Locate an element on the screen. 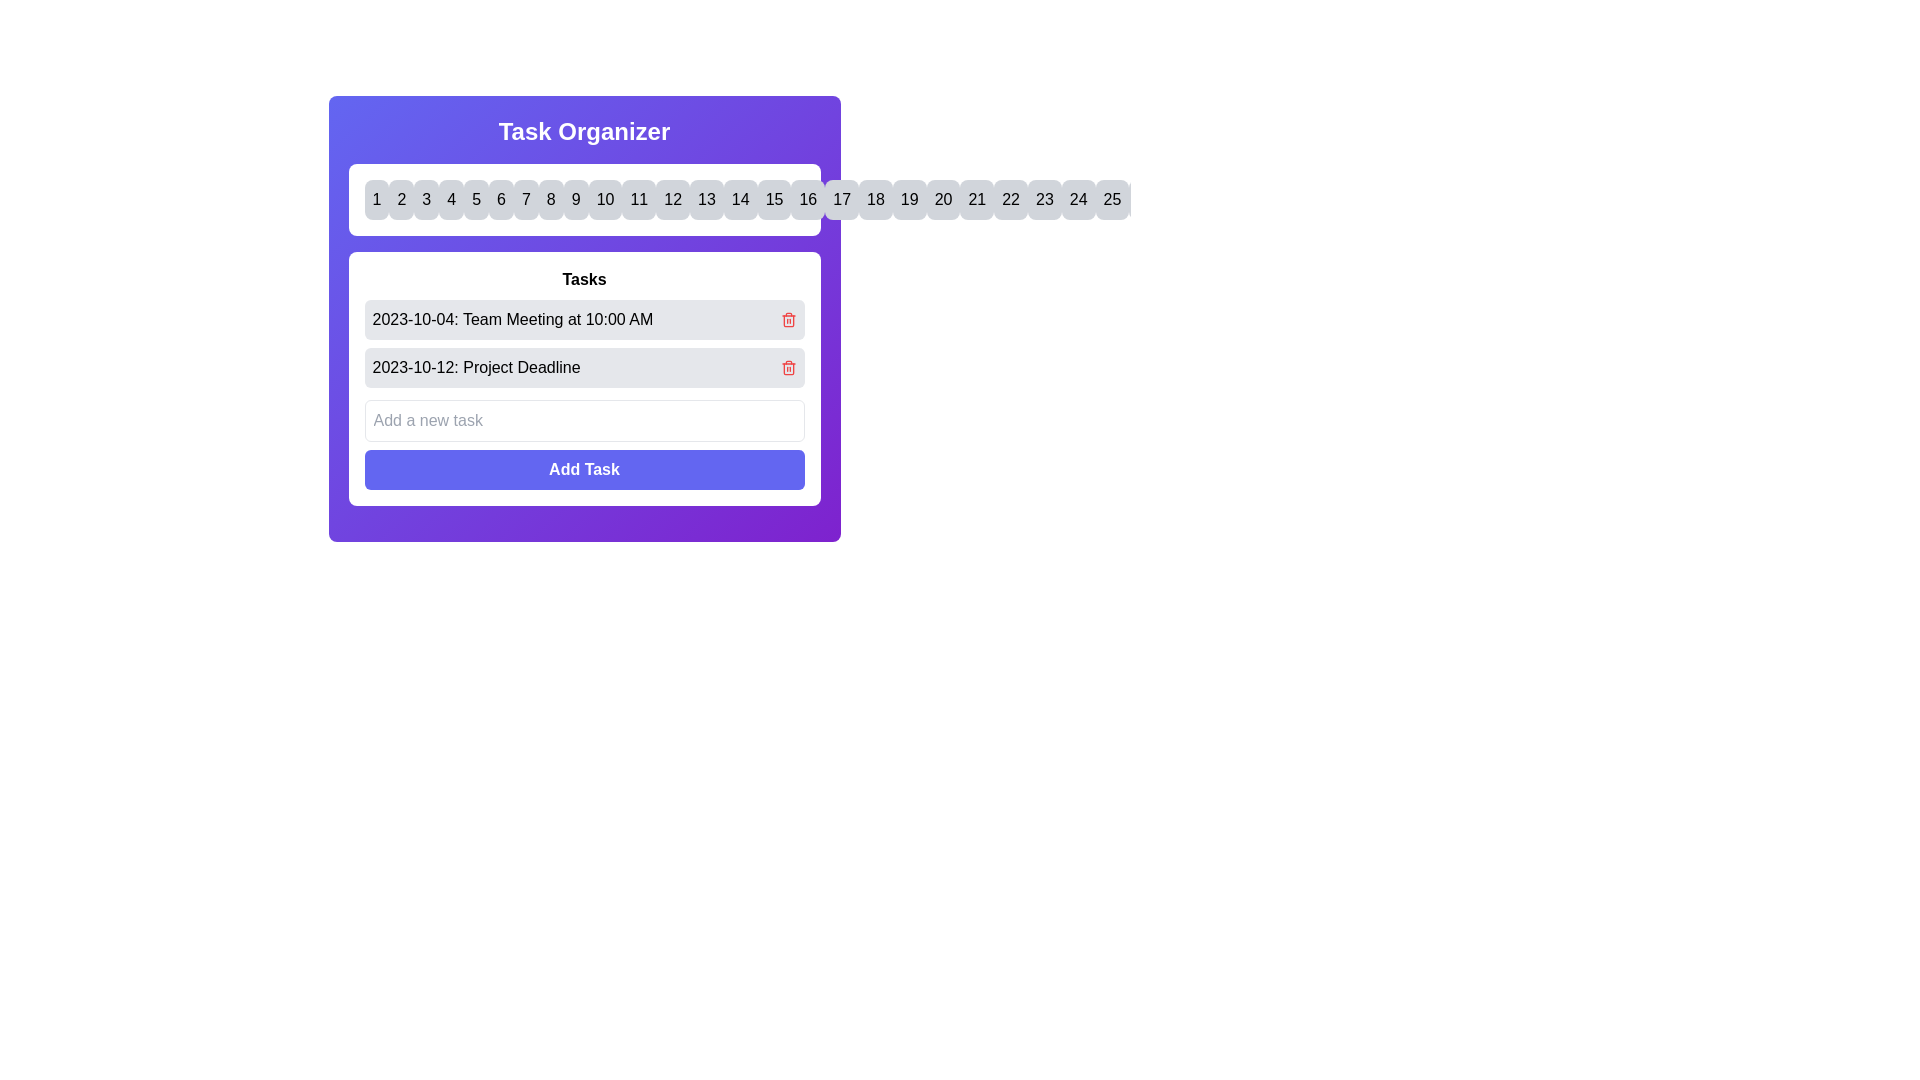 The width and height of the screenshot is (1920, 1080). the deletion button icon located to the far right of the task entry is located at coordinates (787, 319).